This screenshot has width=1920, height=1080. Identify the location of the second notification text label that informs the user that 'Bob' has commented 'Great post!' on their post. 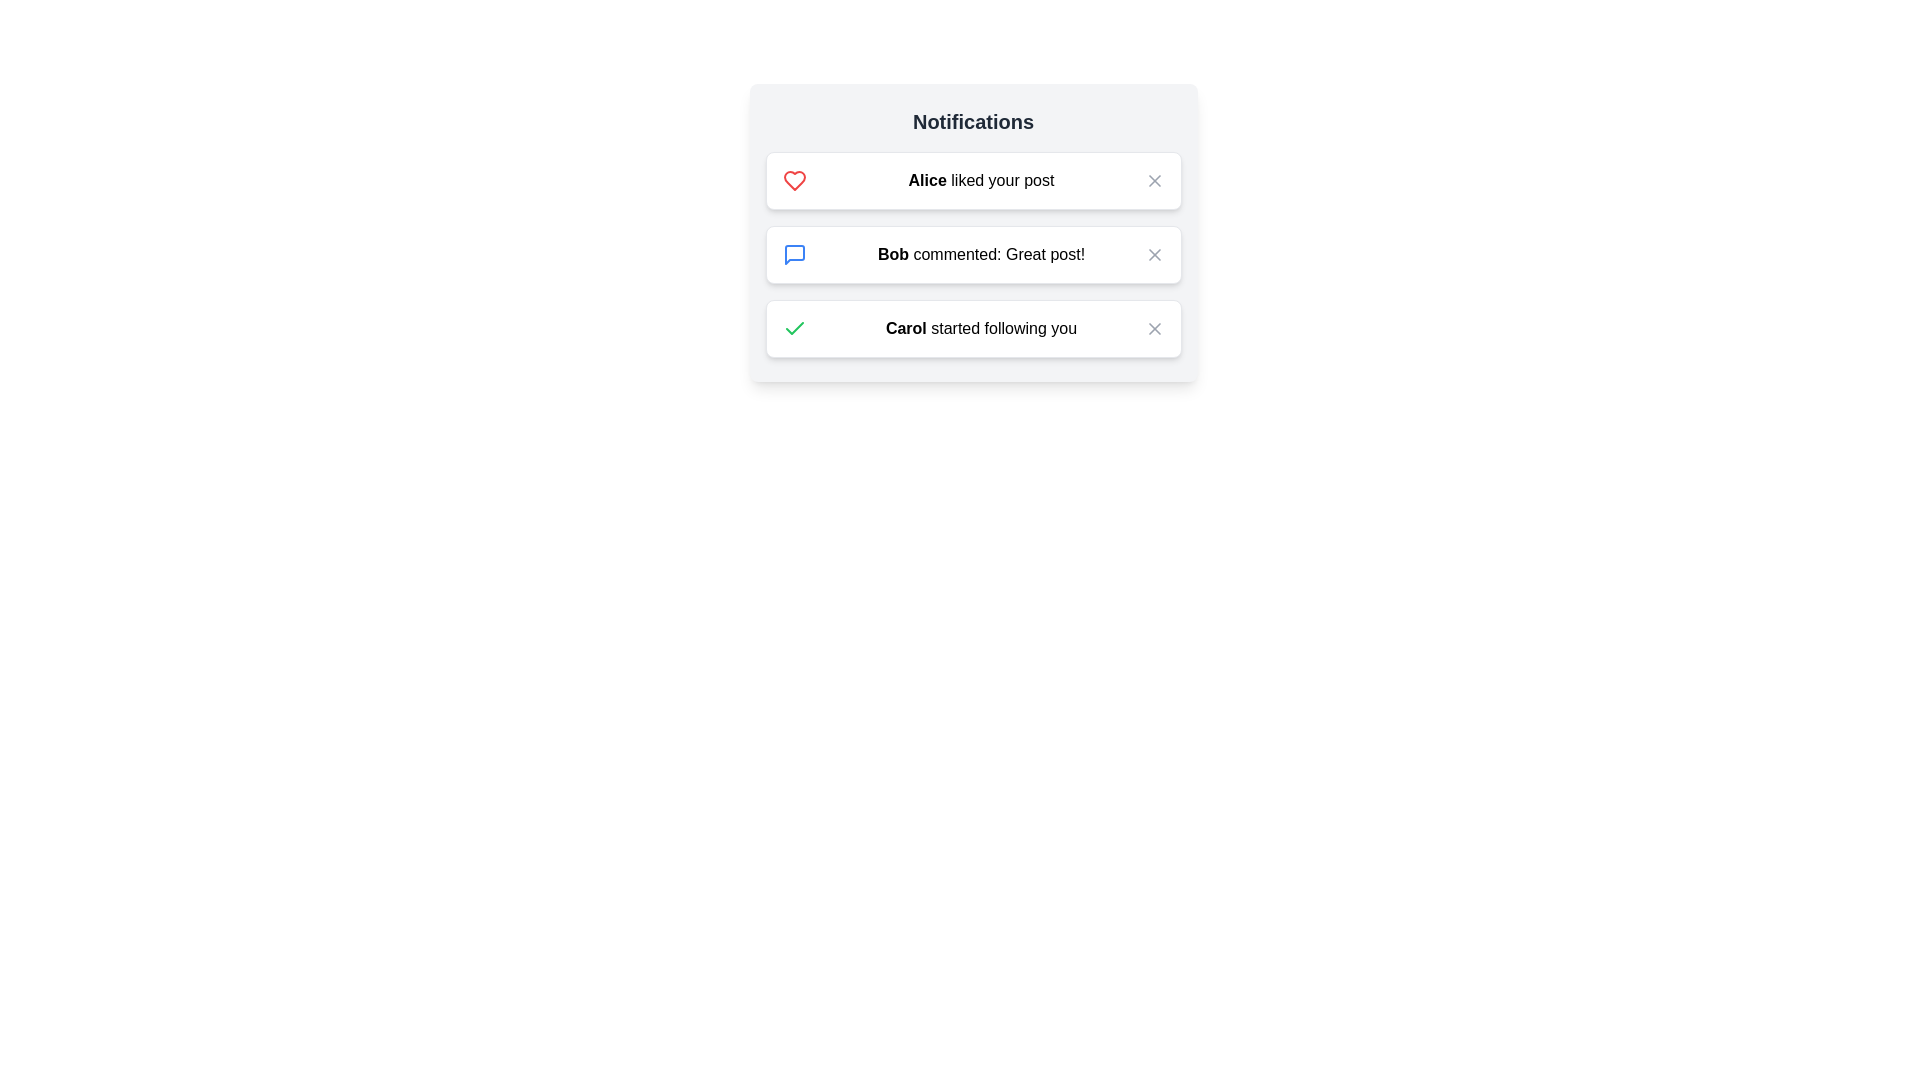
(981, 253).